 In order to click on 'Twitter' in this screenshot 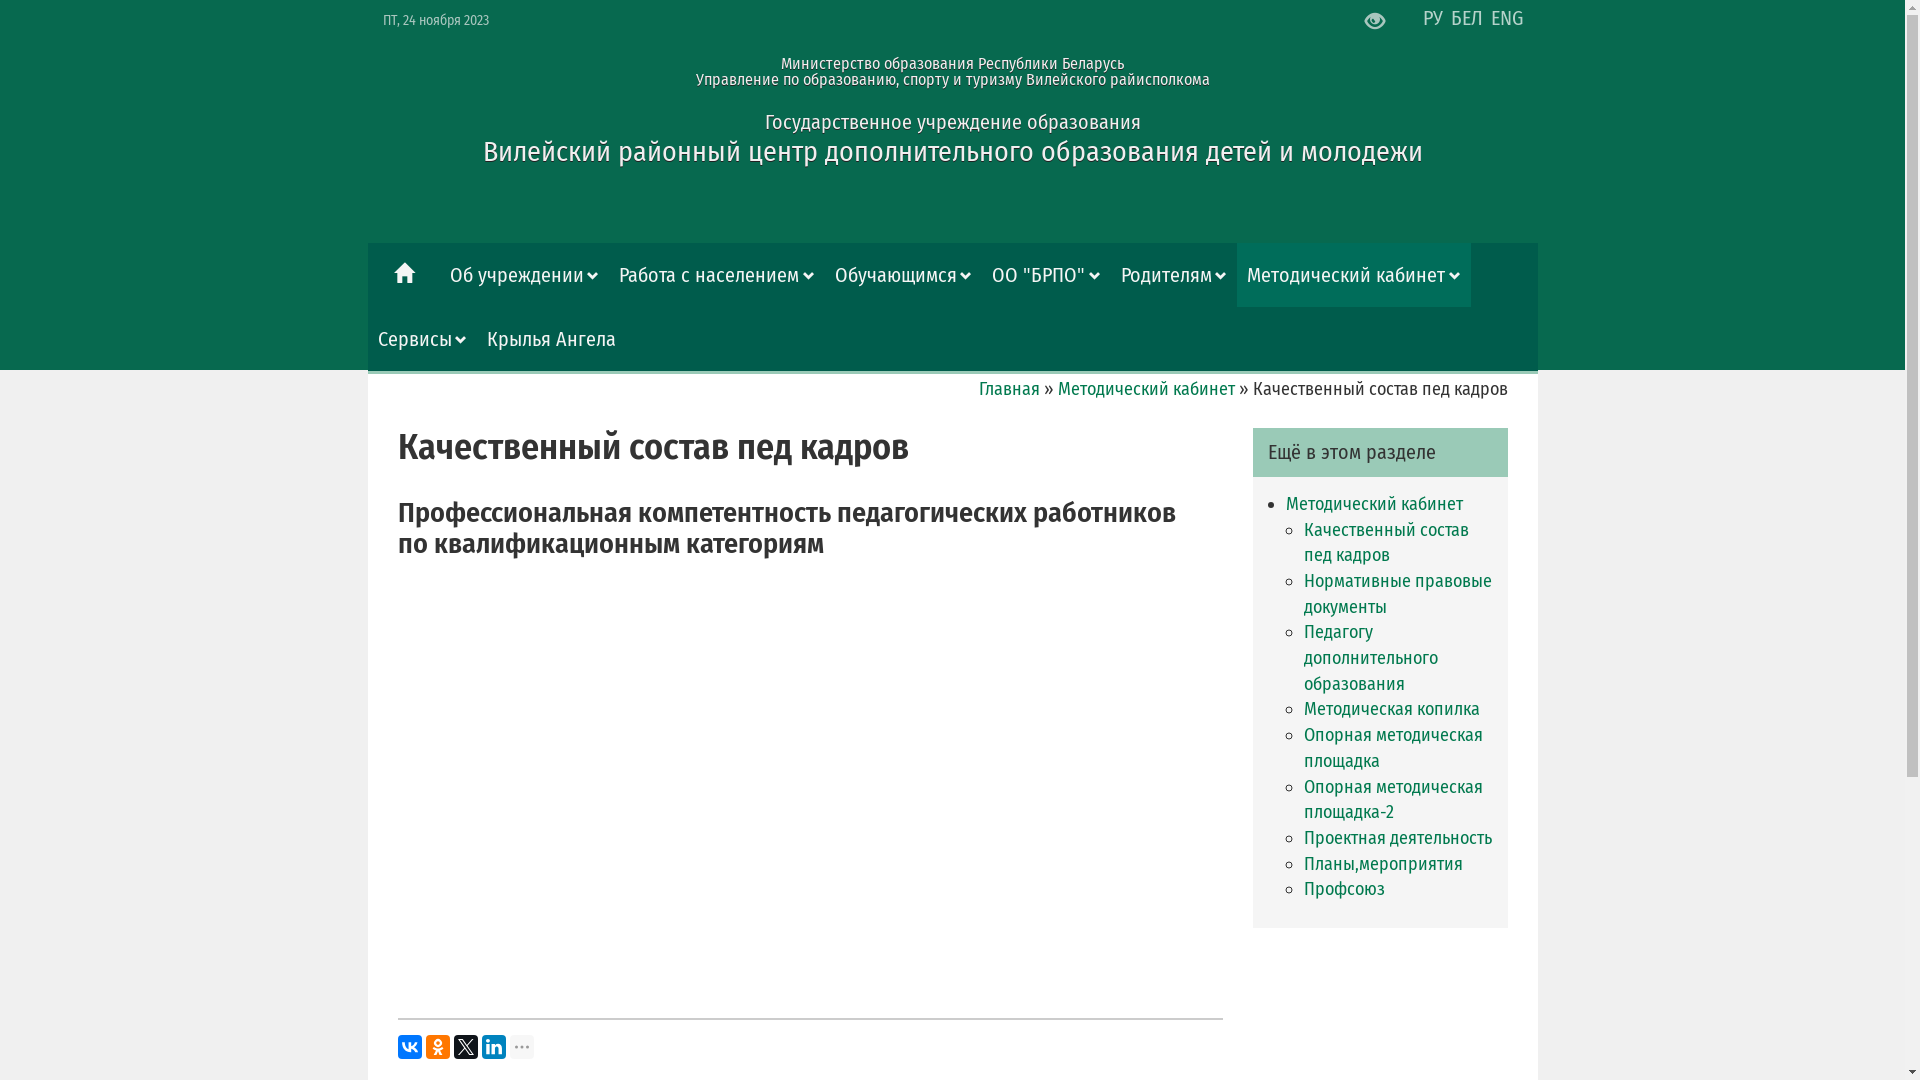, I will do `click(464, 1045)`.